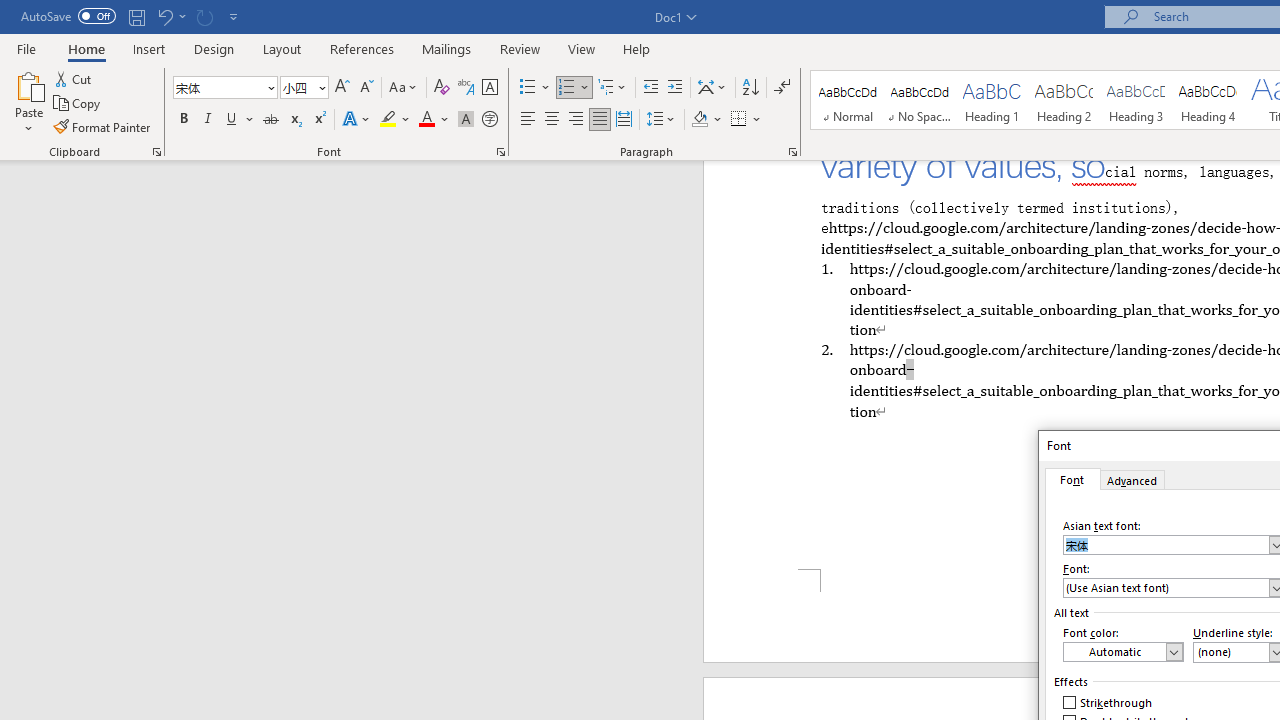  What do you see at coordinates (148, 48) in the screenshot?
I see `'Insert'` at bounding box center [148, 48].